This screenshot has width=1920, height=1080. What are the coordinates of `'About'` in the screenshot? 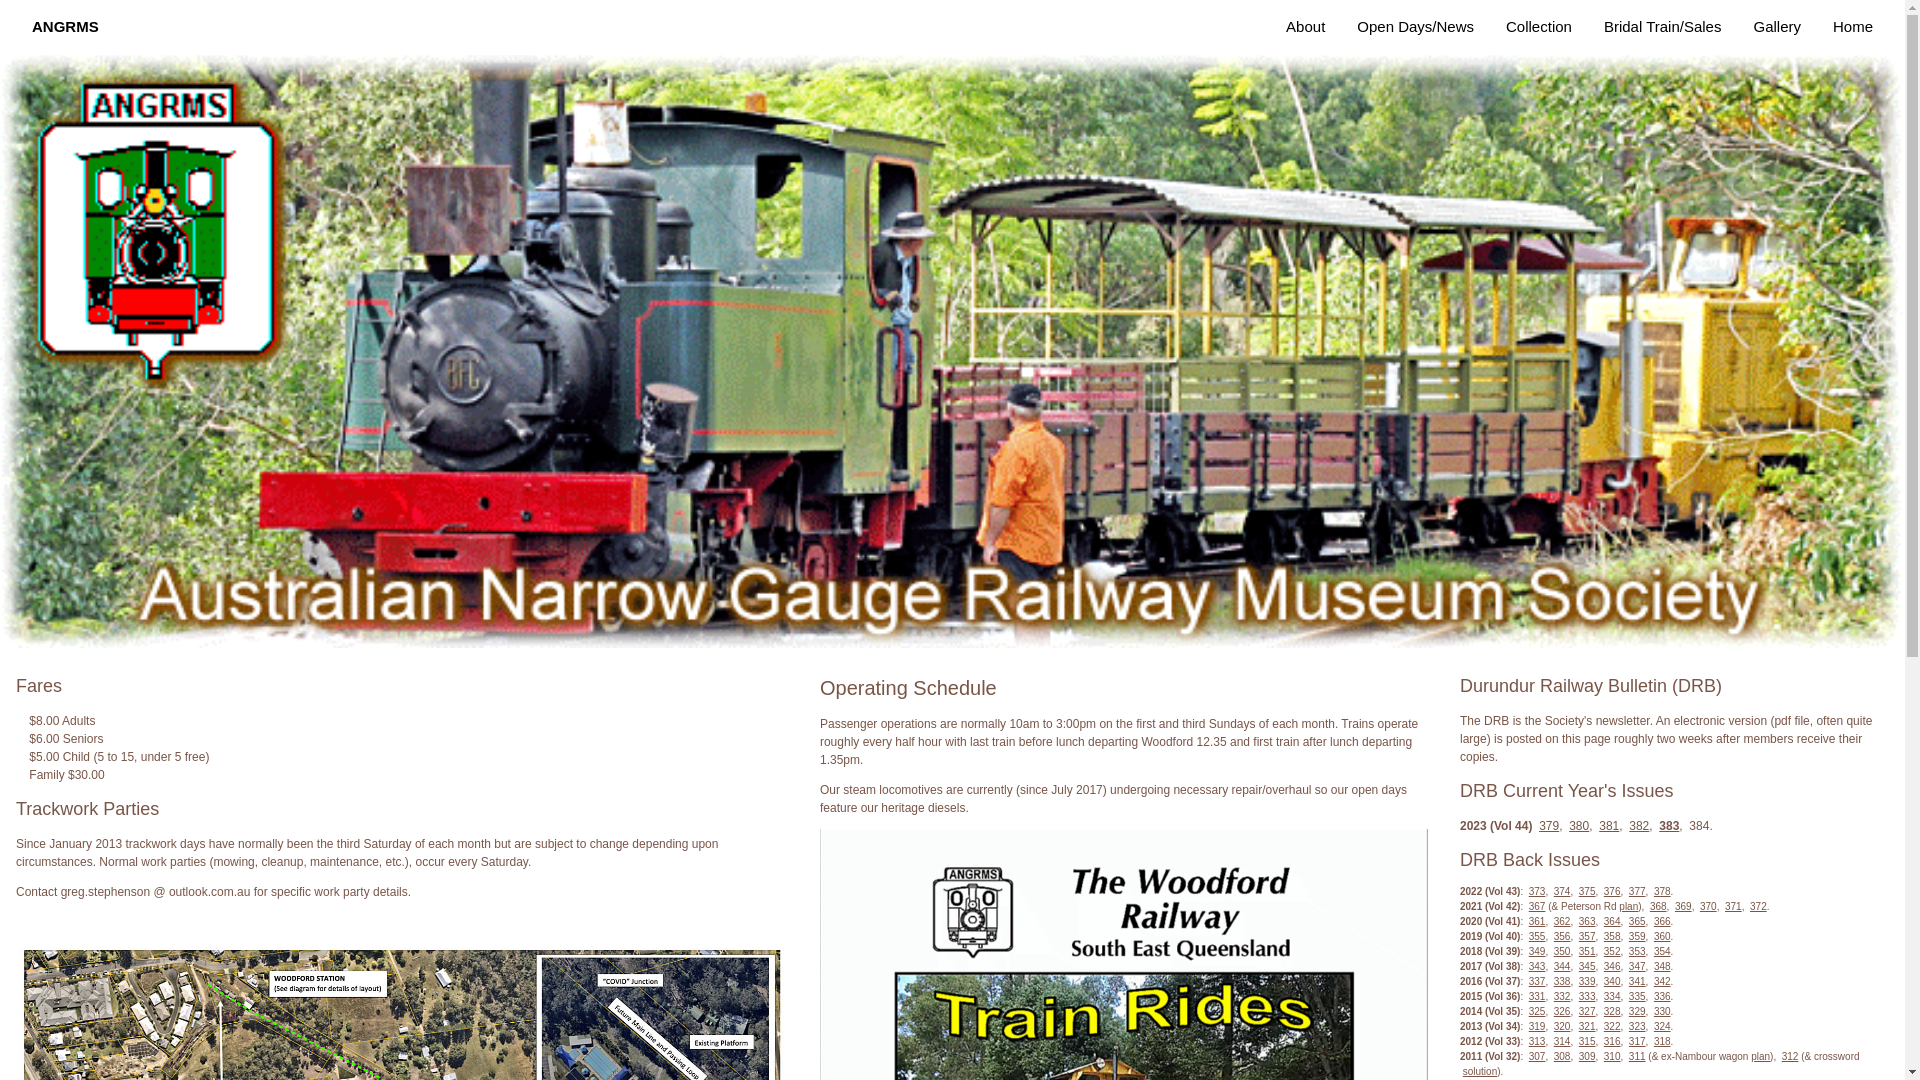 It's located at (1305, 27).